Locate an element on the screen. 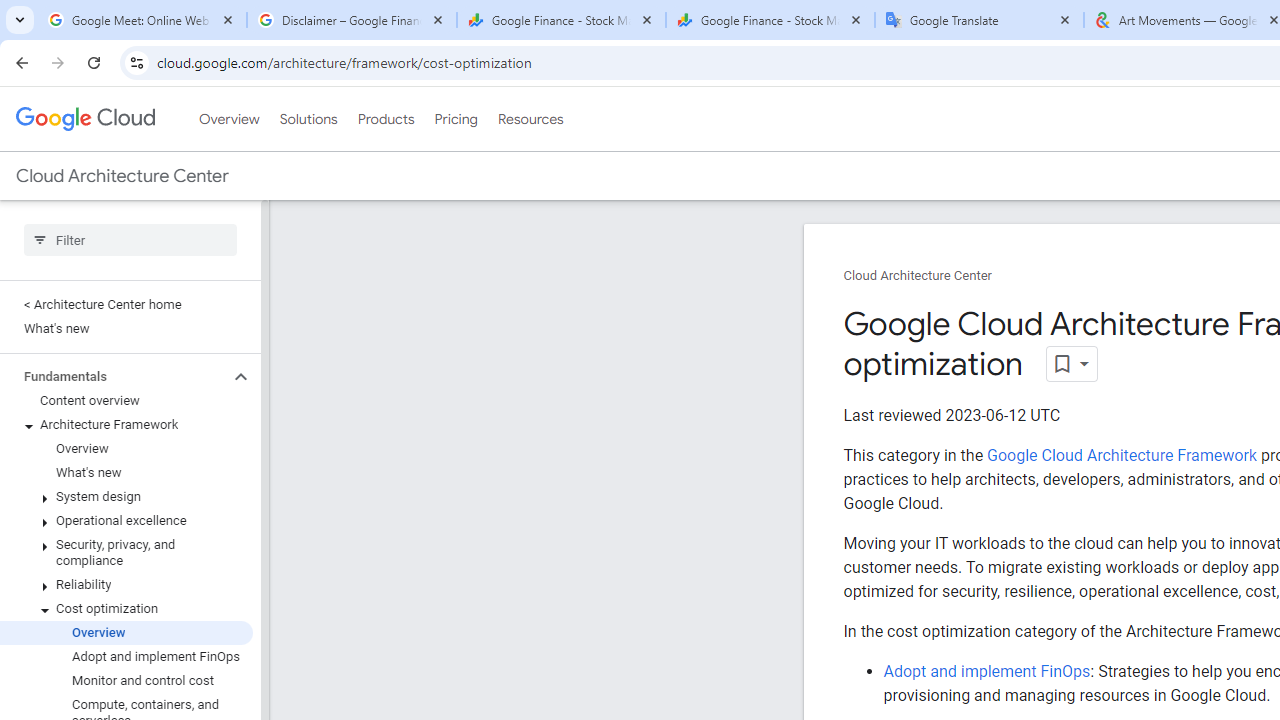  'System design' is located at coordinates (125, 496).